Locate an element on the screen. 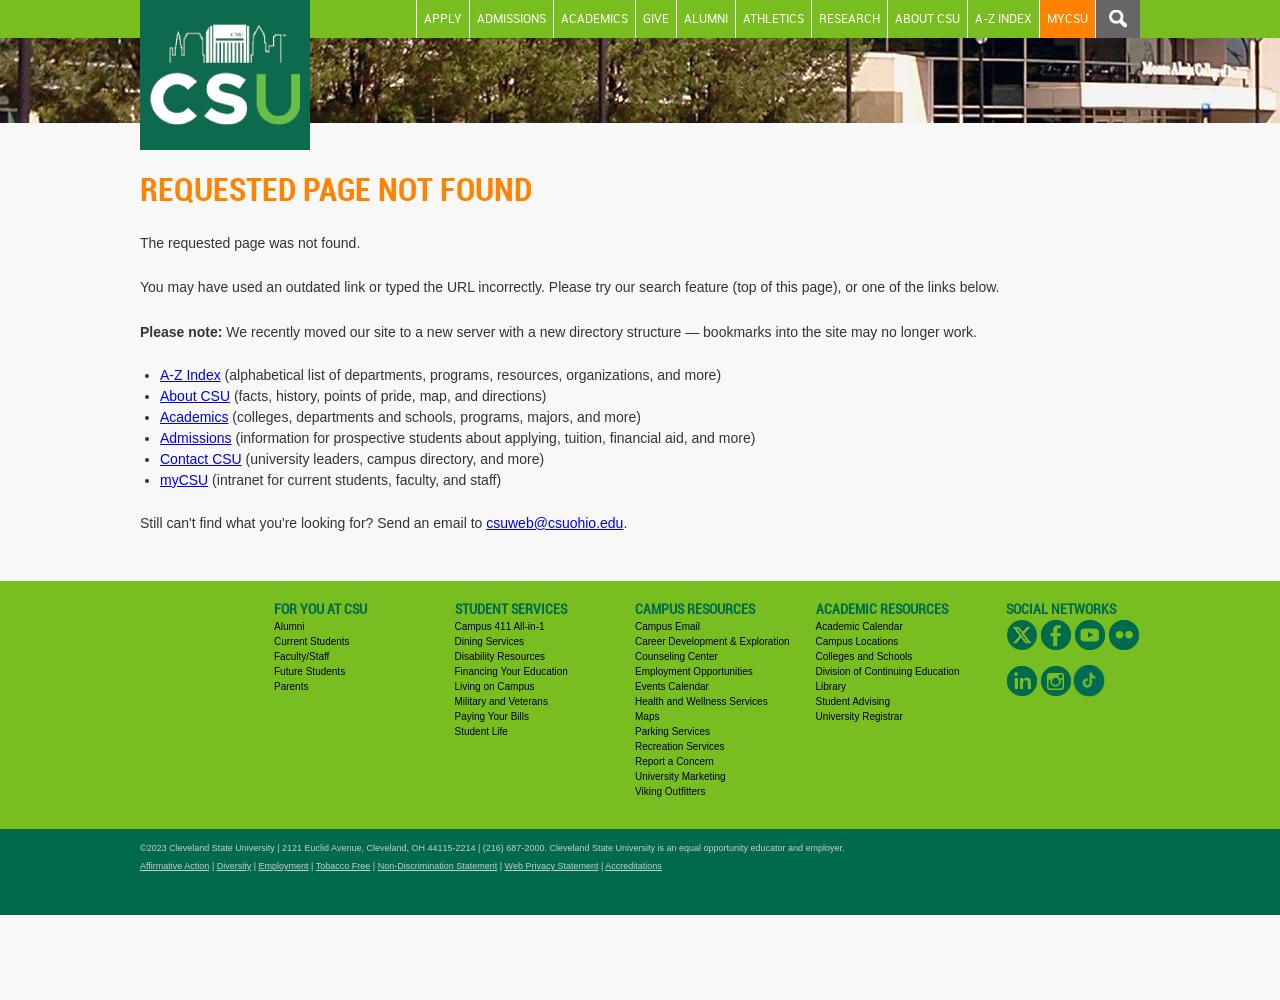 Image resolution: width=1280 pixels, height=1000 pixels. 'University Registrar' is located at coordinates (858, 714).